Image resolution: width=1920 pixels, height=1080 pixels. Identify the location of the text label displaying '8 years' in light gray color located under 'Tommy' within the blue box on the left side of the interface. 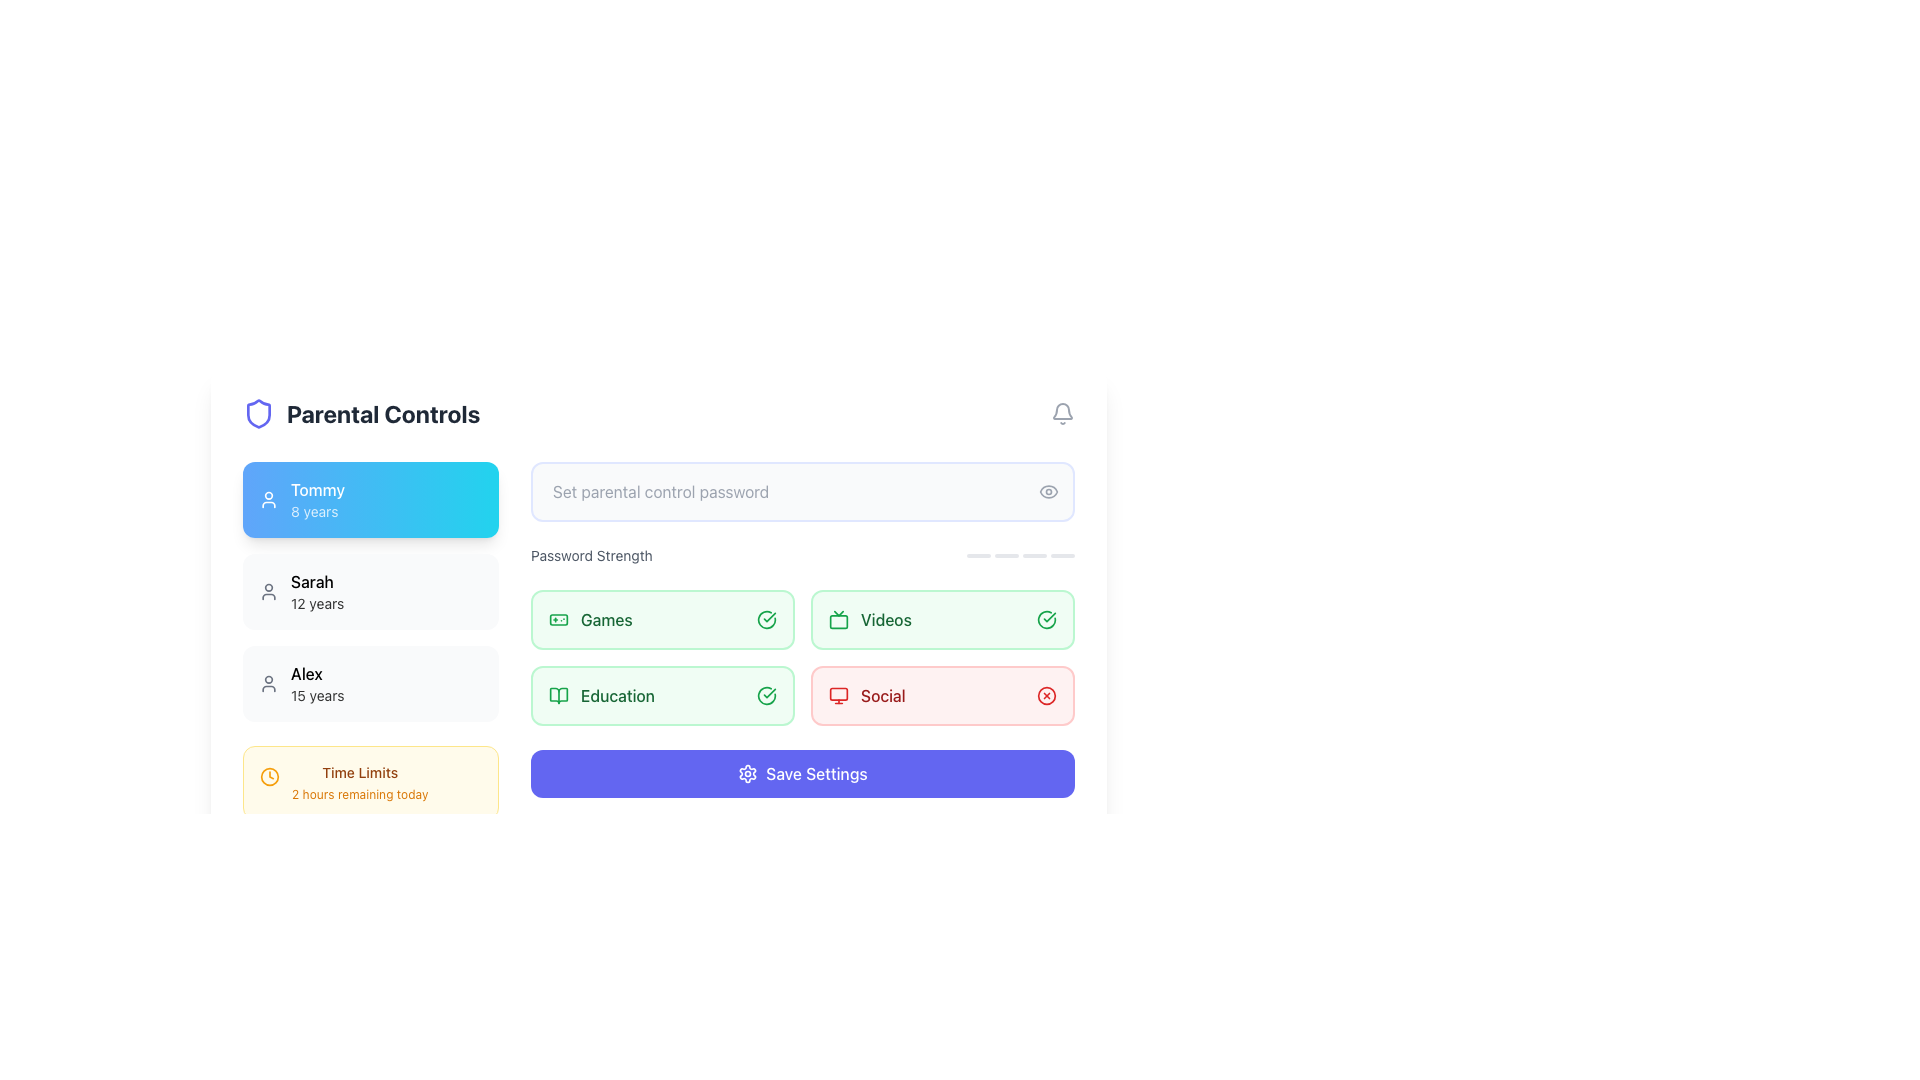
(316, 511).